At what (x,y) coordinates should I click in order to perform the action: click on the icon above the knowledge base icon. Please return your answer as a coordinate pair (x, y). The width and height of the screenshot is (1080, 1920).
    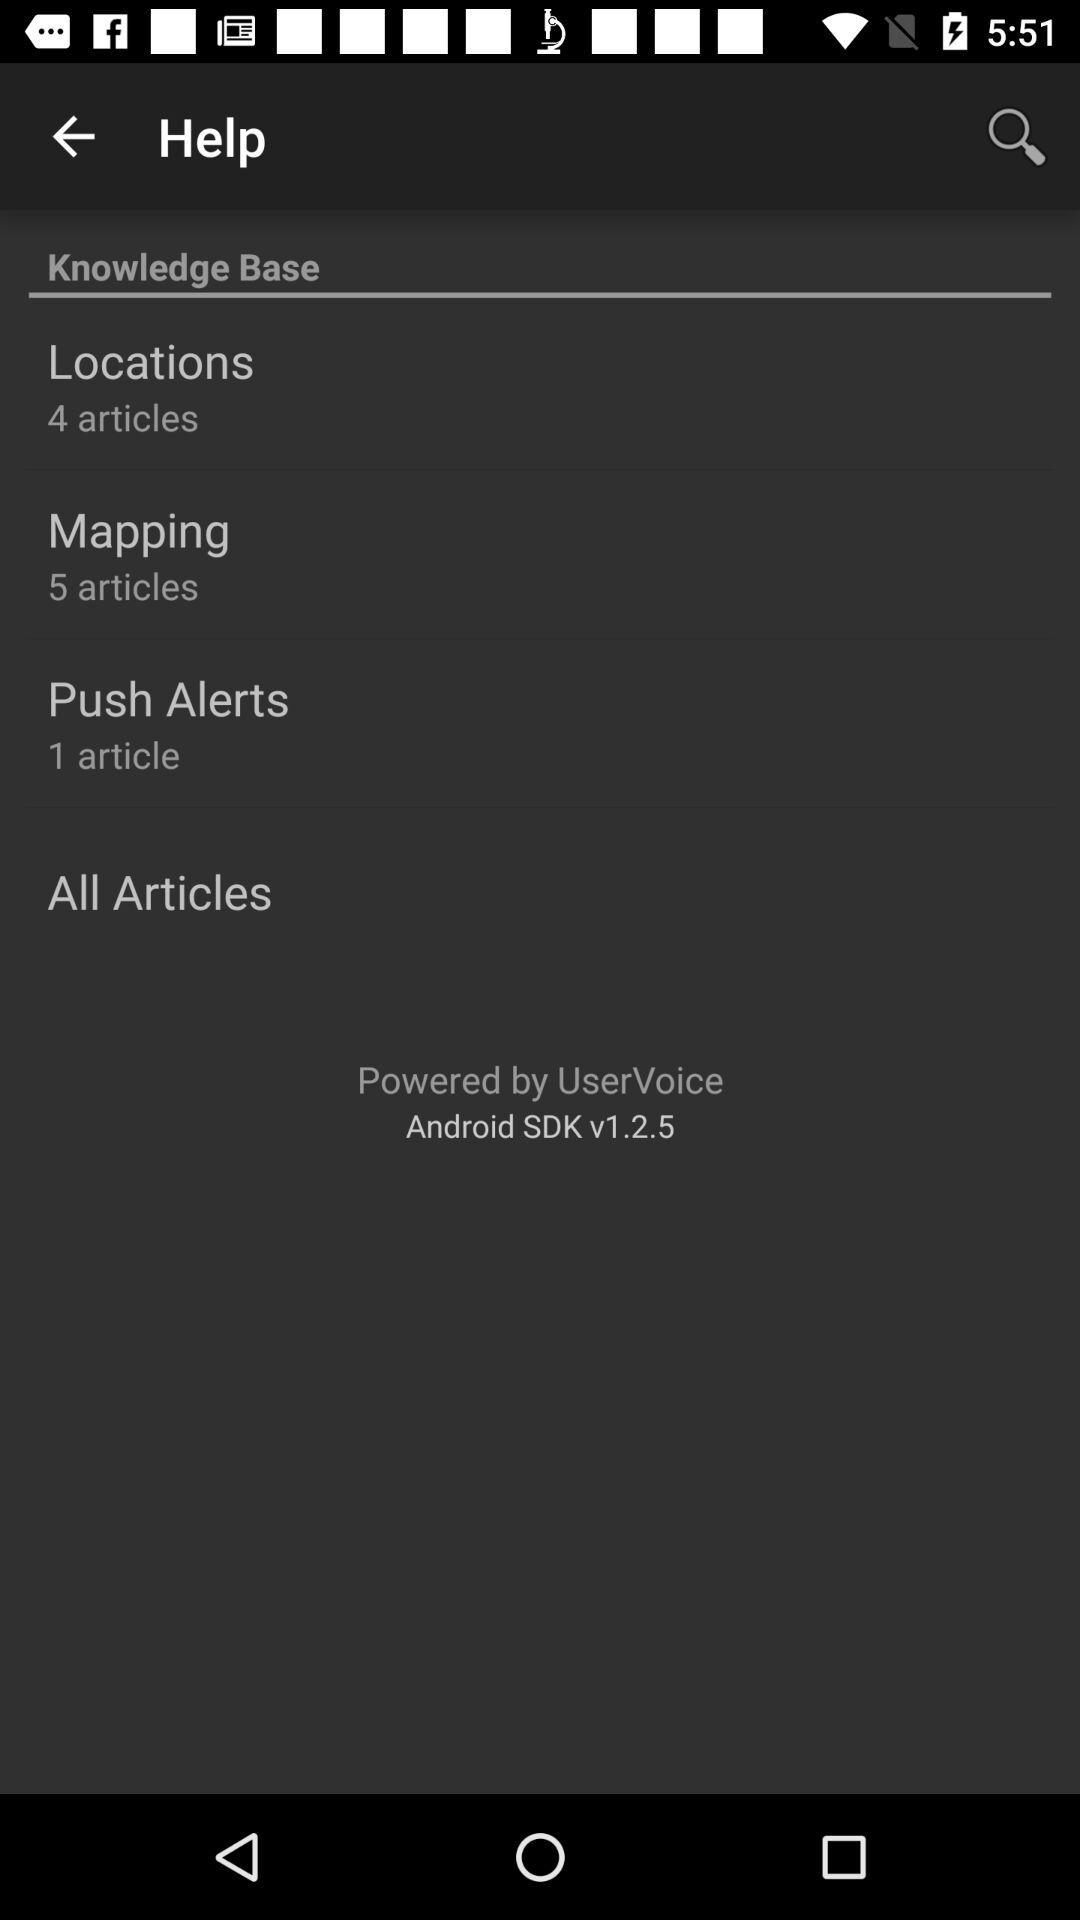
    Looking at the image, I should click on (72, 135).